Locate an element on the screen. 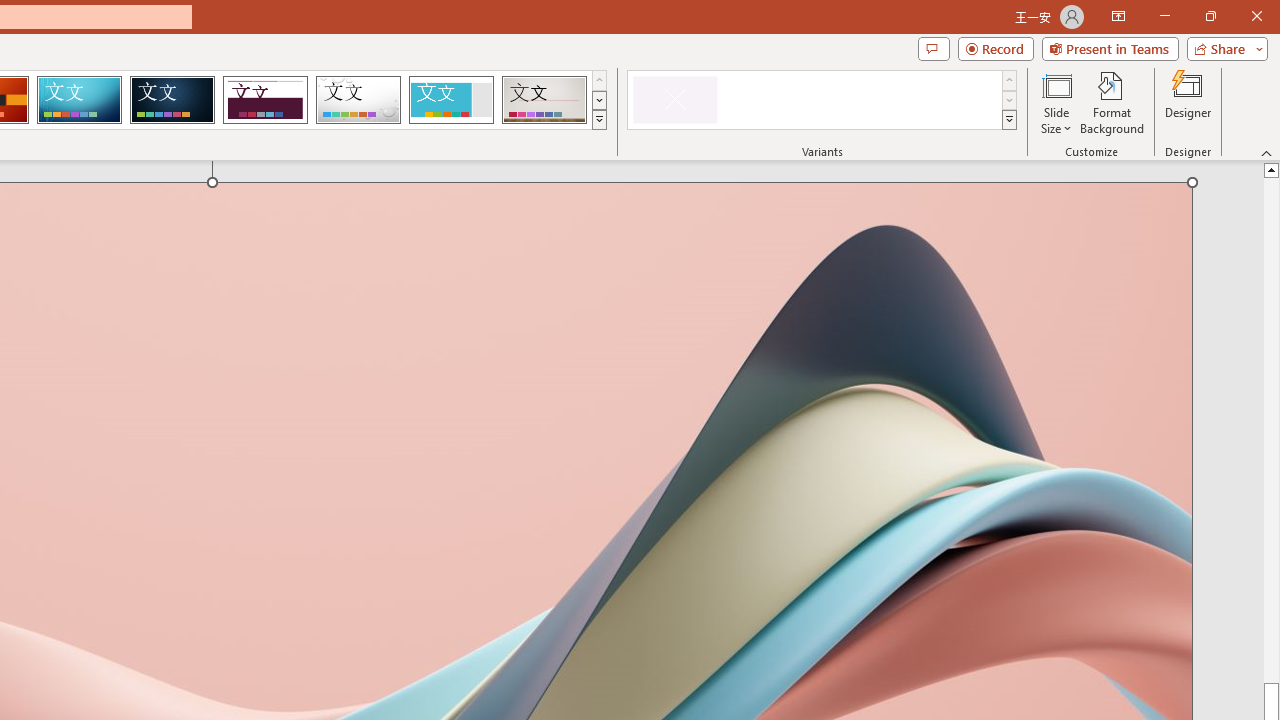 This screenshot has width=1280, height=720. 'Designer' is located at coordinates (1188, 103).